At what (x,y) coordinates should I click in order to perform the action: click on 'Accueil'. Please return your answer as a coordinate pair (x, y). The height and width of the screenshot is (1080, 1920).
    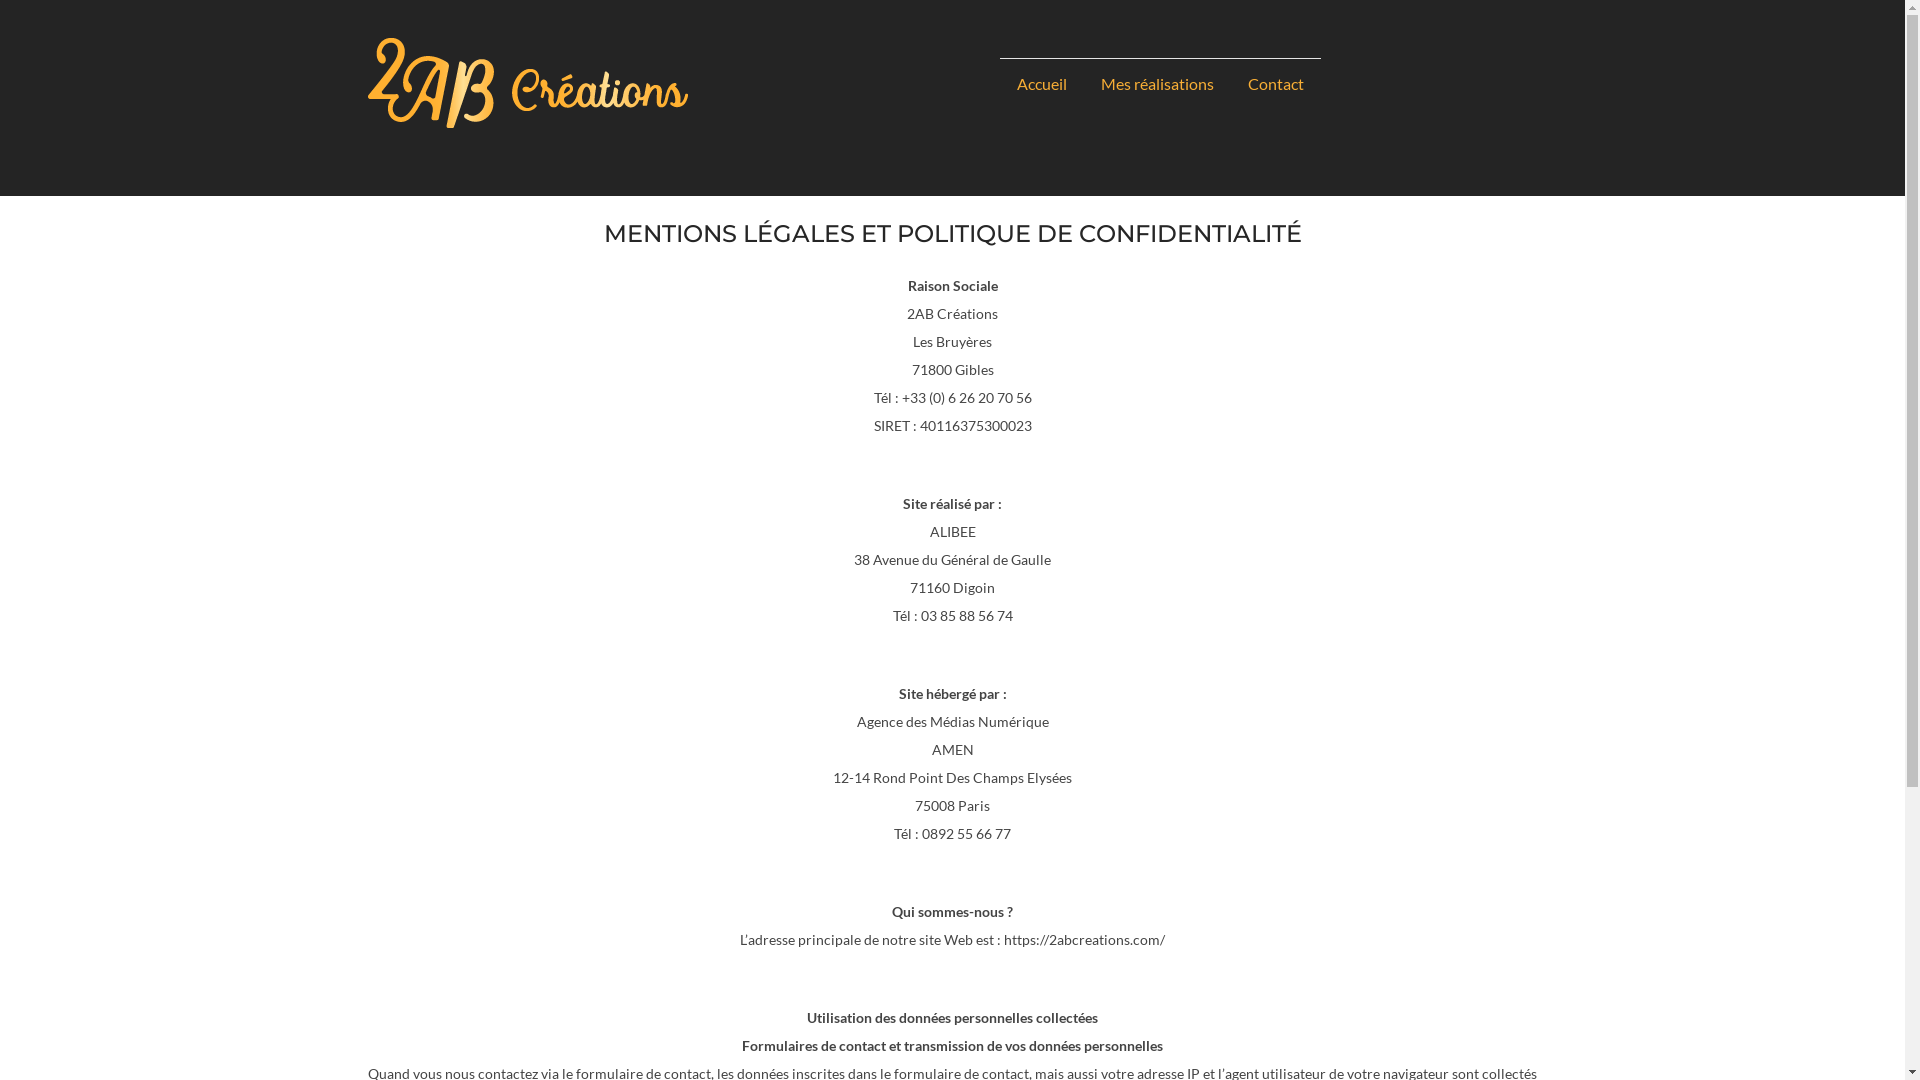
    Looking at the image, I should click on (1040, 82).